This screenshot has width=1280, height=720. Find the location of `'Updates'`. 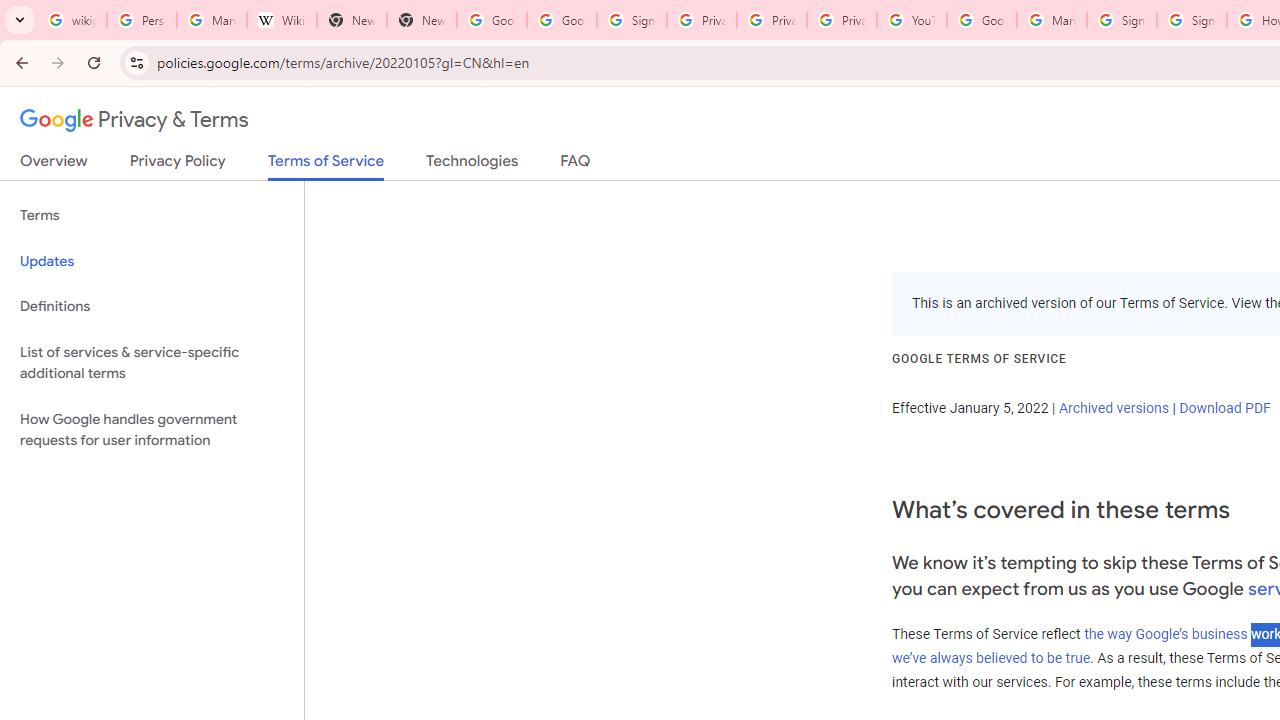

'Updates' is located at coordinates (151, 260).